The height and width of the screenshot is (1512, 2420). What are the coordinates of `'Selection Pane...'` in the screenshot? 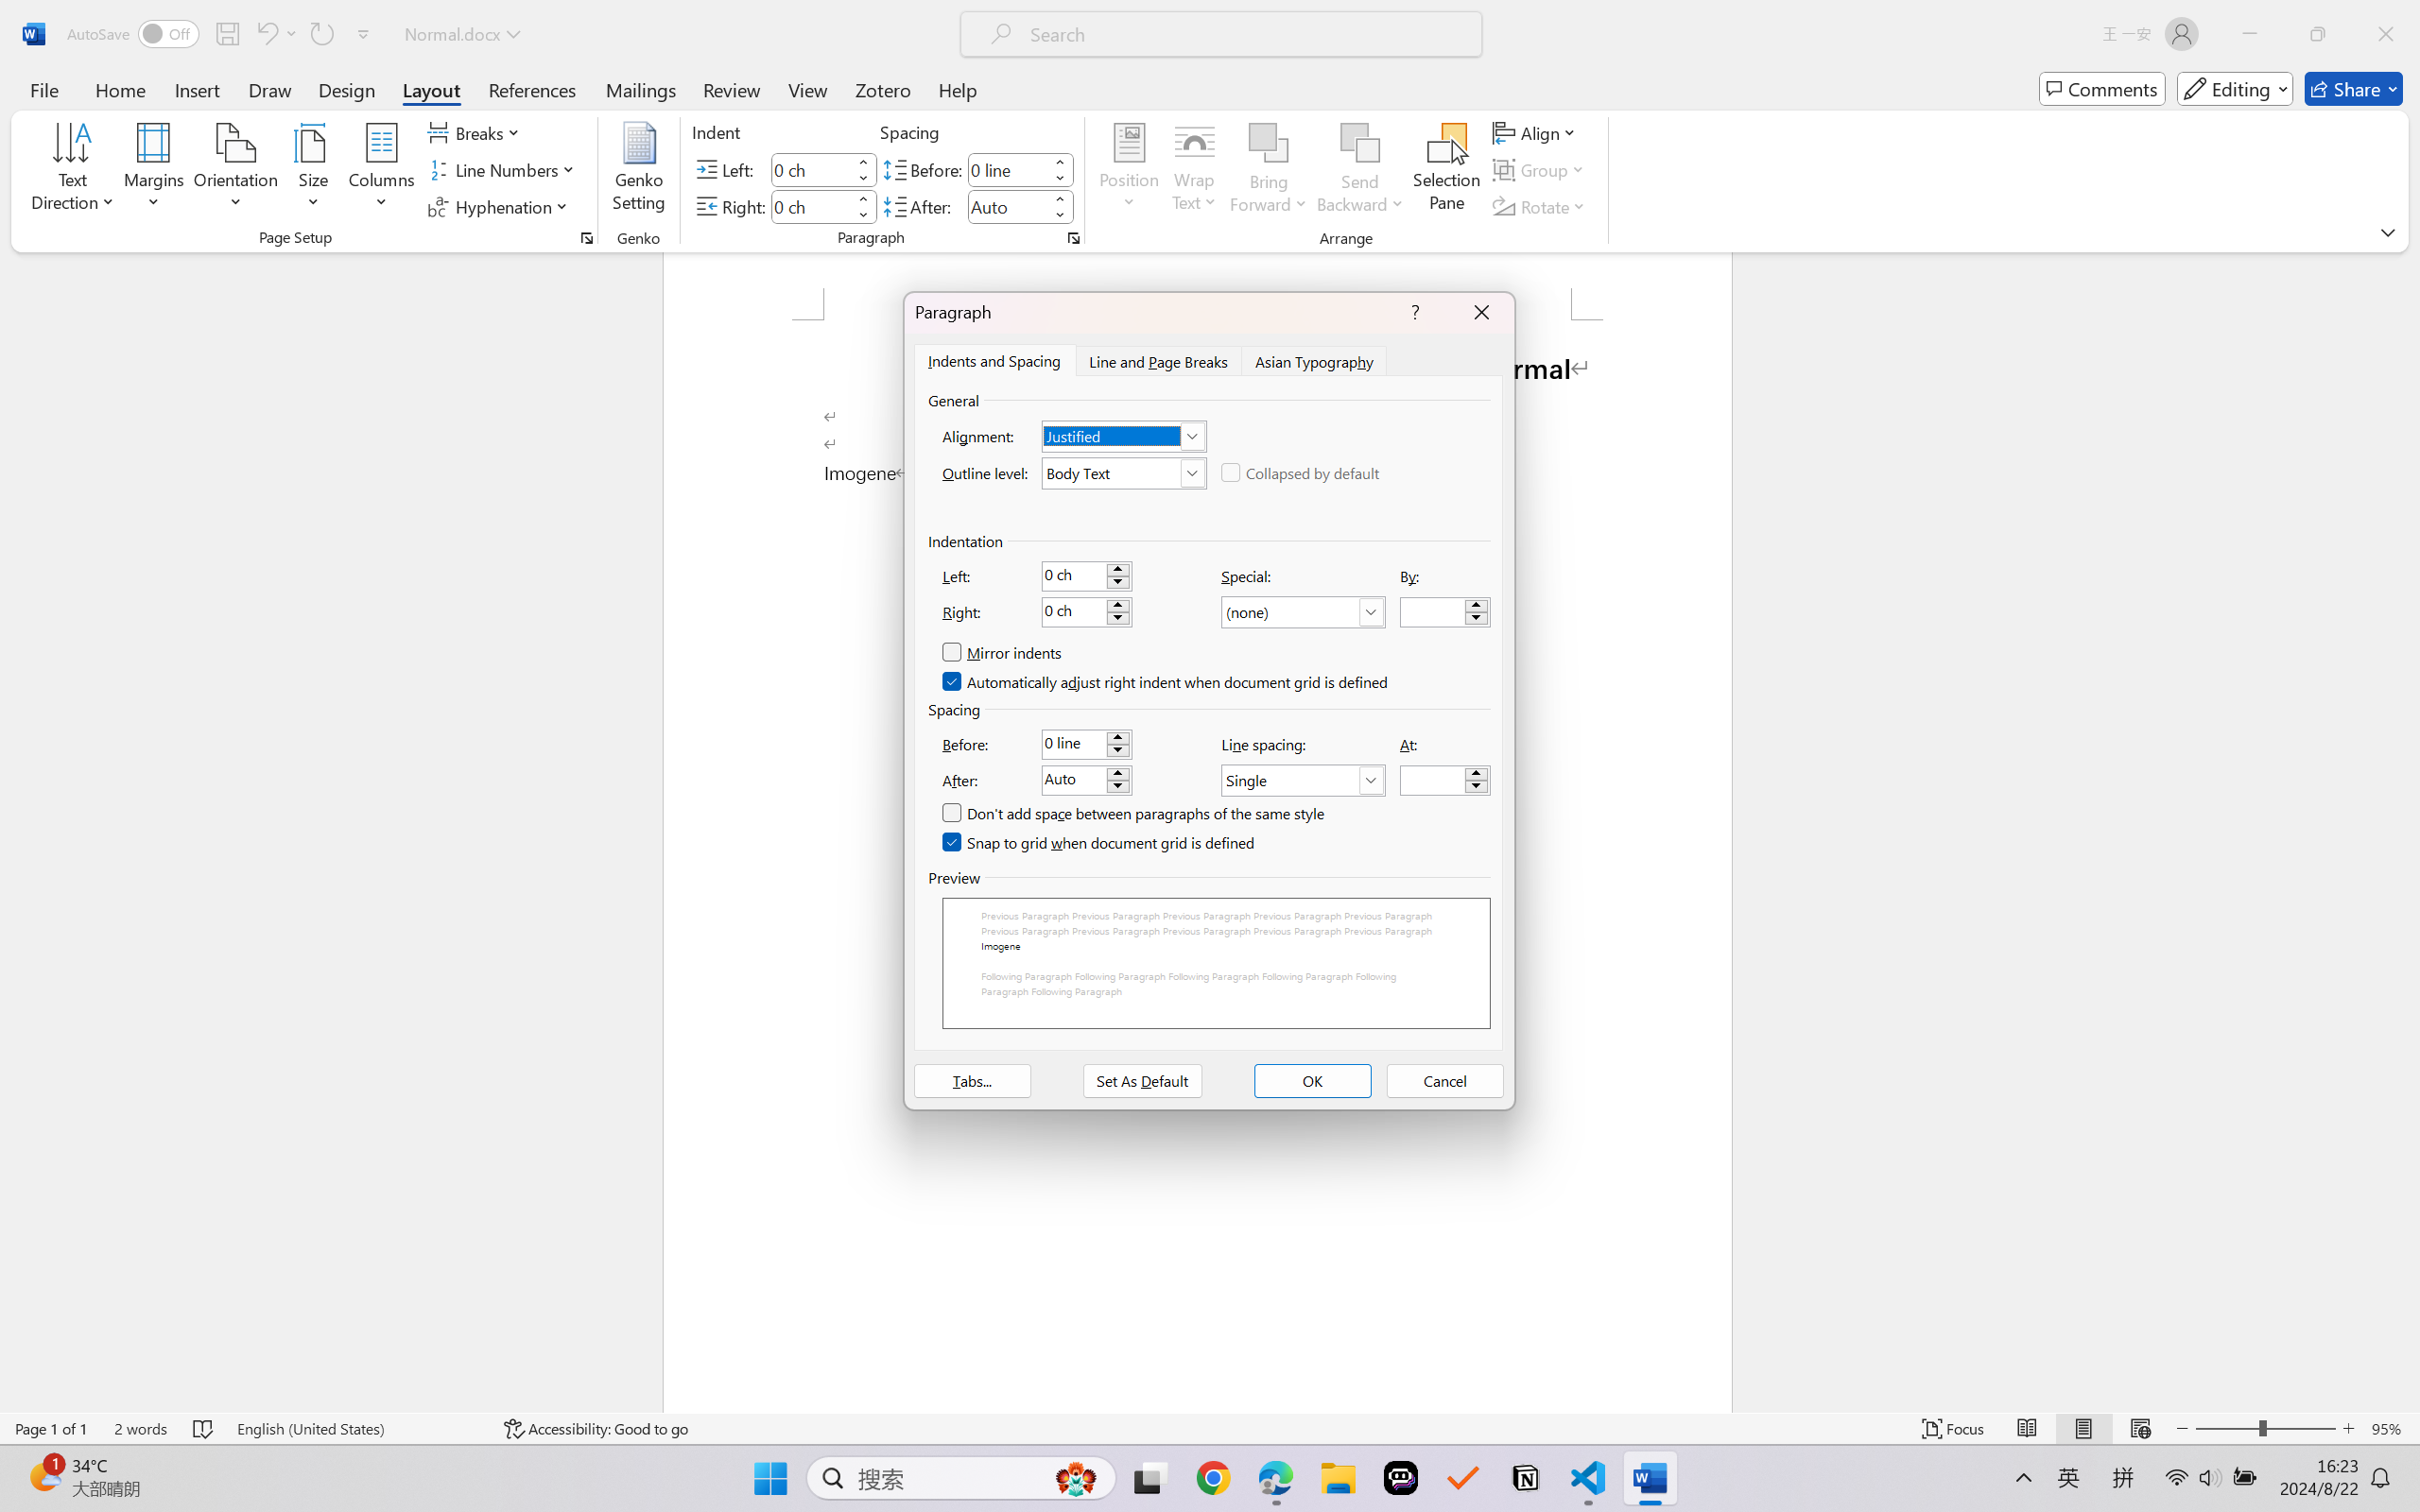 It's located at (1445, 170).